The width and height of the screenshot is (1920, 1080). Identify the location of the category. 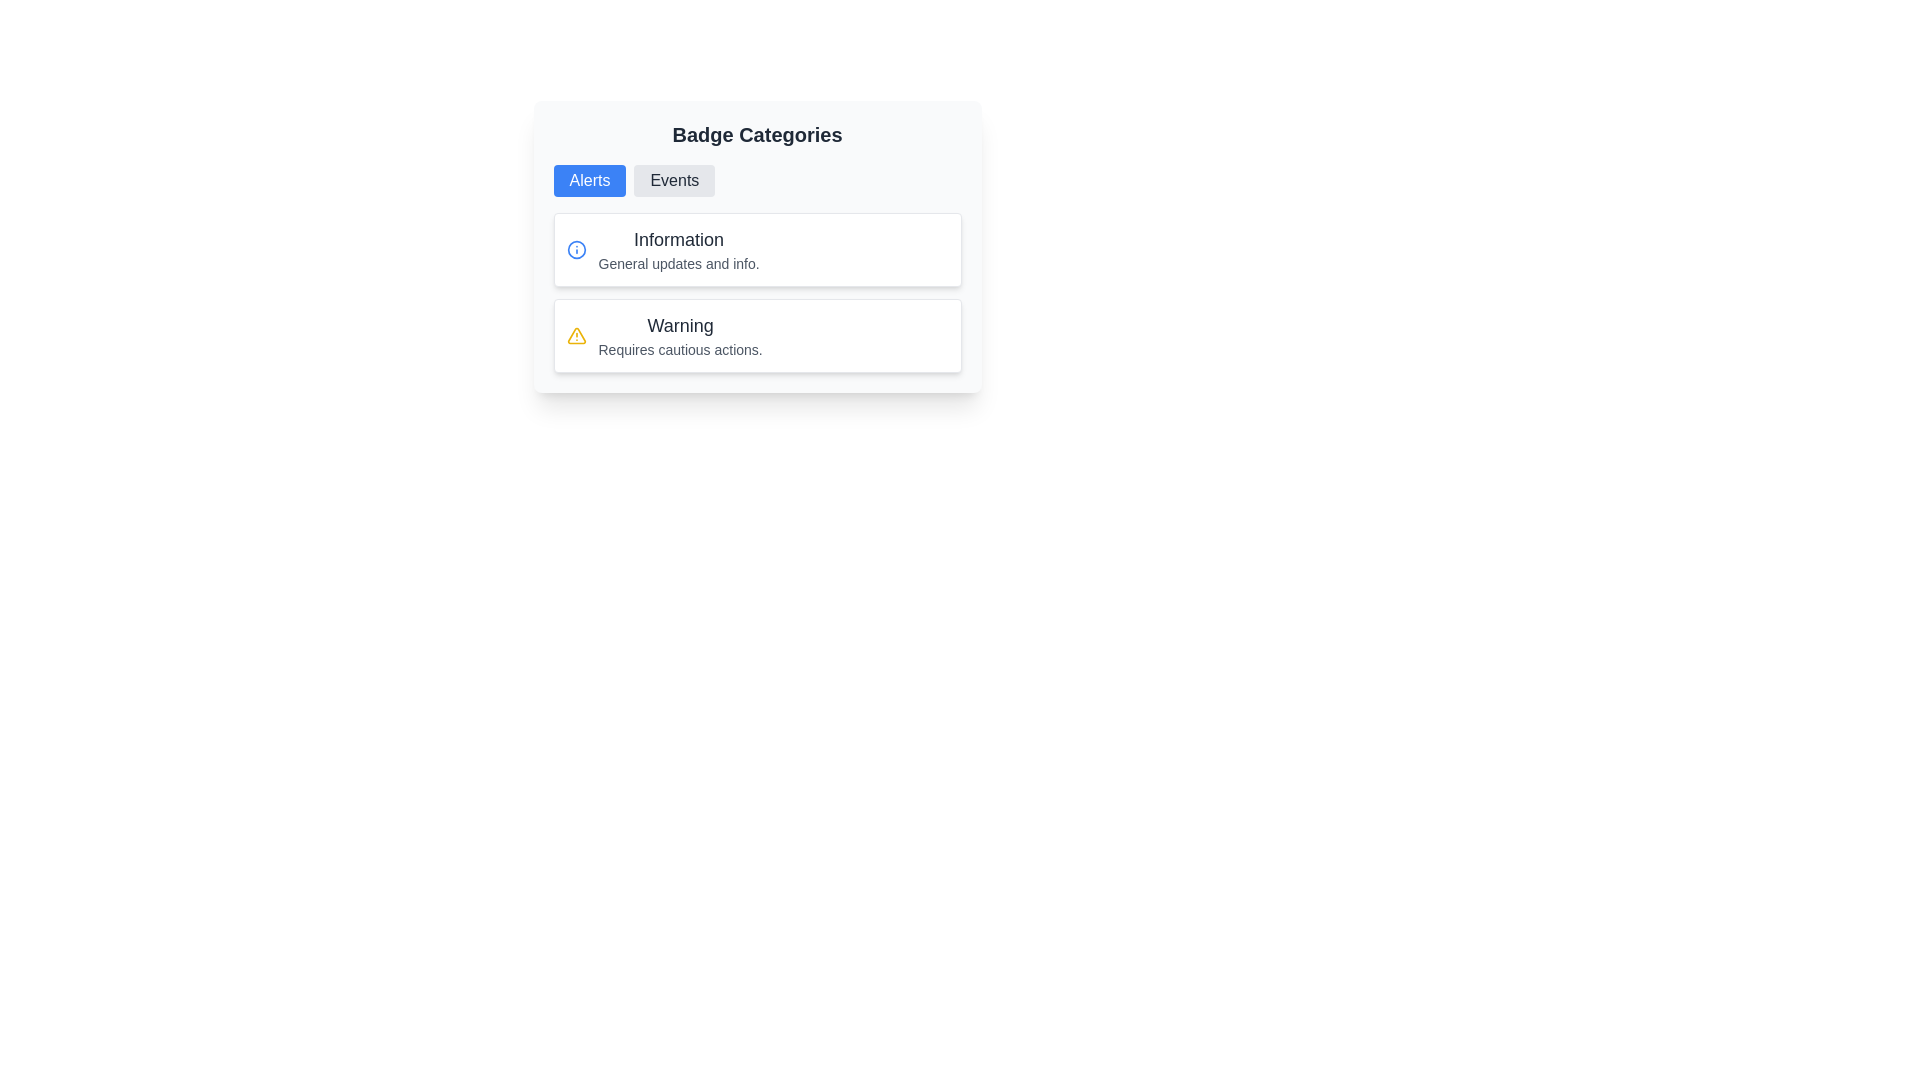
(679, 249).